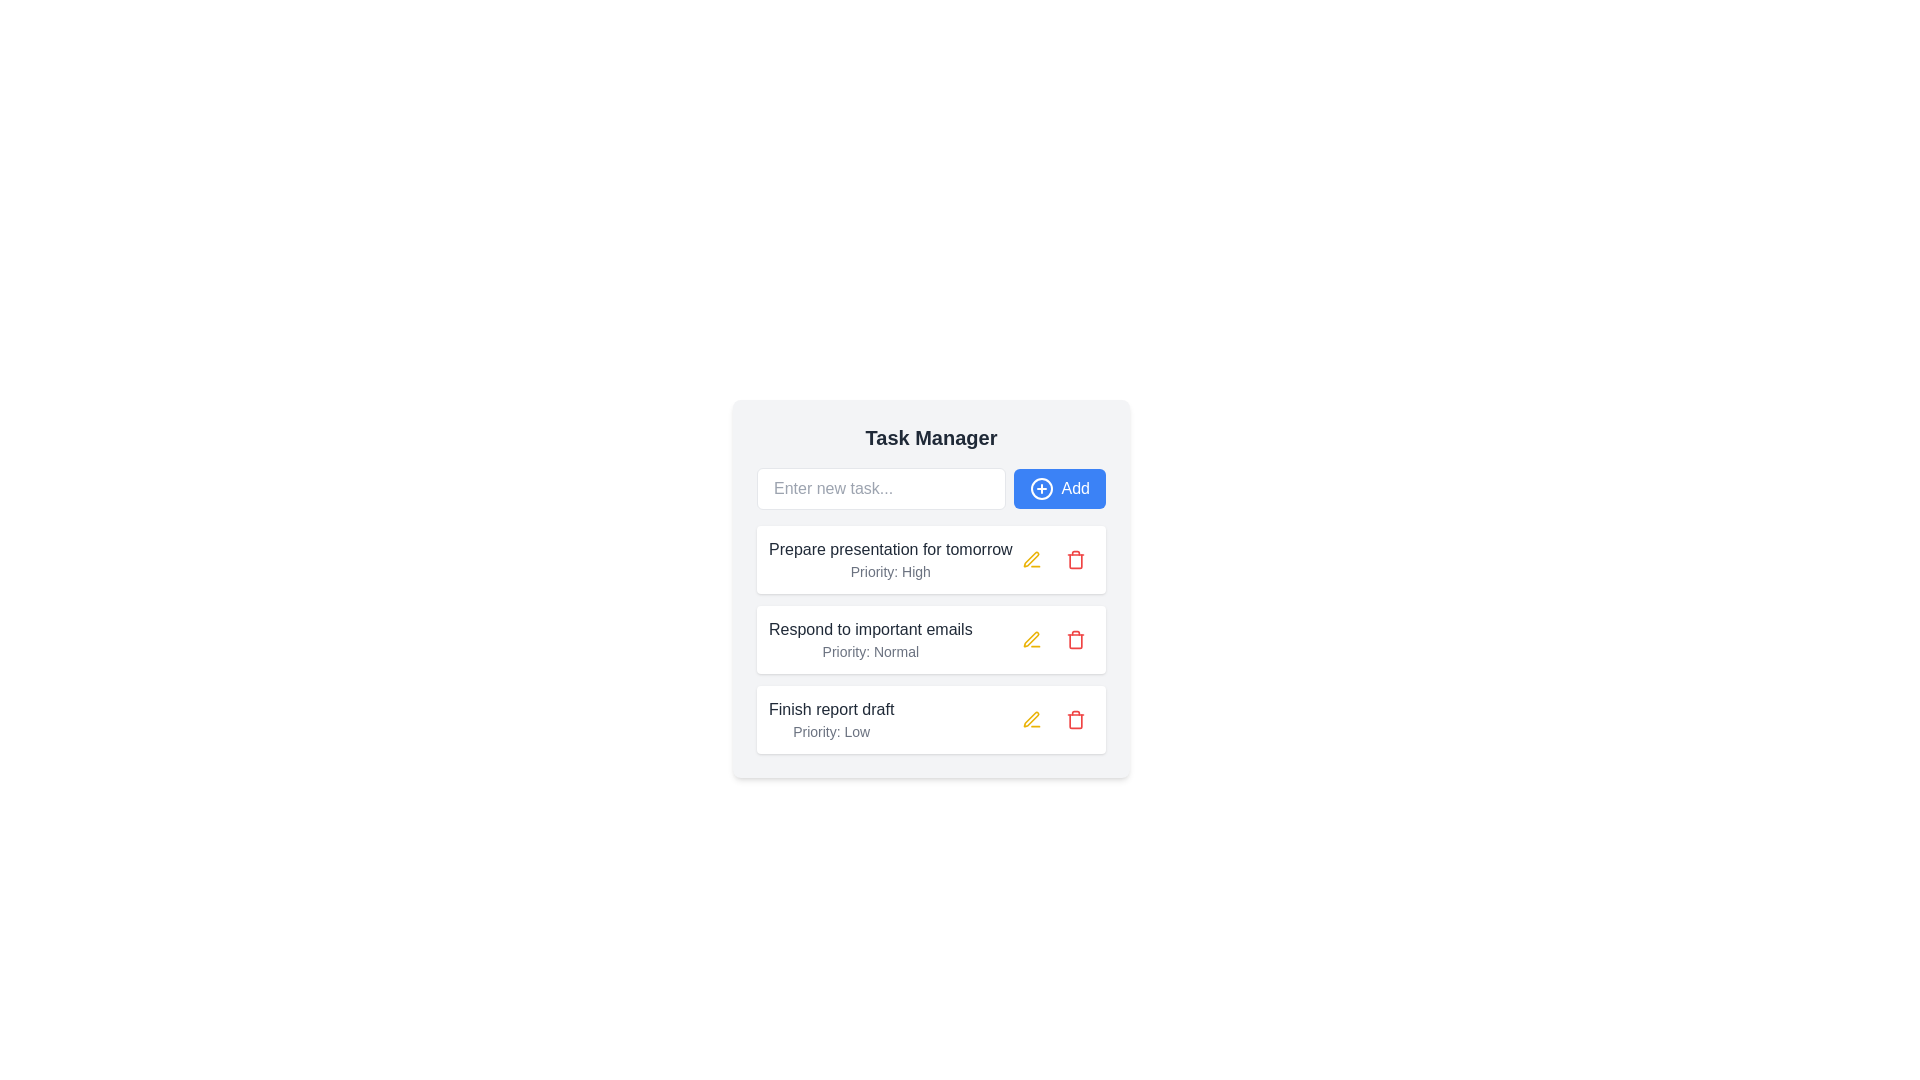 This screenshot has width=1920, height=1080. What do you see at coordinates (1032, 559) in the screenshot?
I see `the circular yellow button with a pen icon, which is the first interactive button in the control group of the first task item, to trigger its hover effect` at bounding box center [1032, 559].